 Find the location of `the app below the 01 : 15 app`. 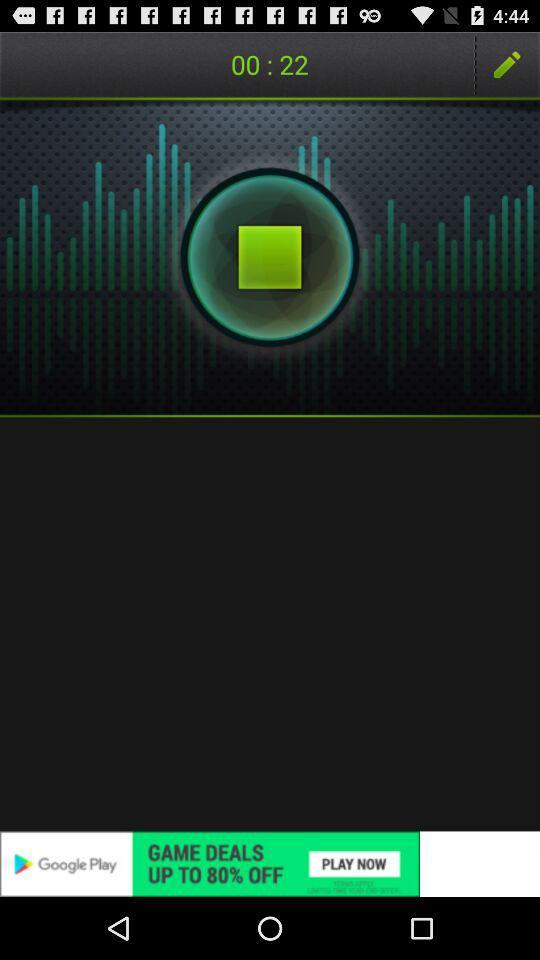

the app below the 01 : 15 app is located at coordinates (270, 256).